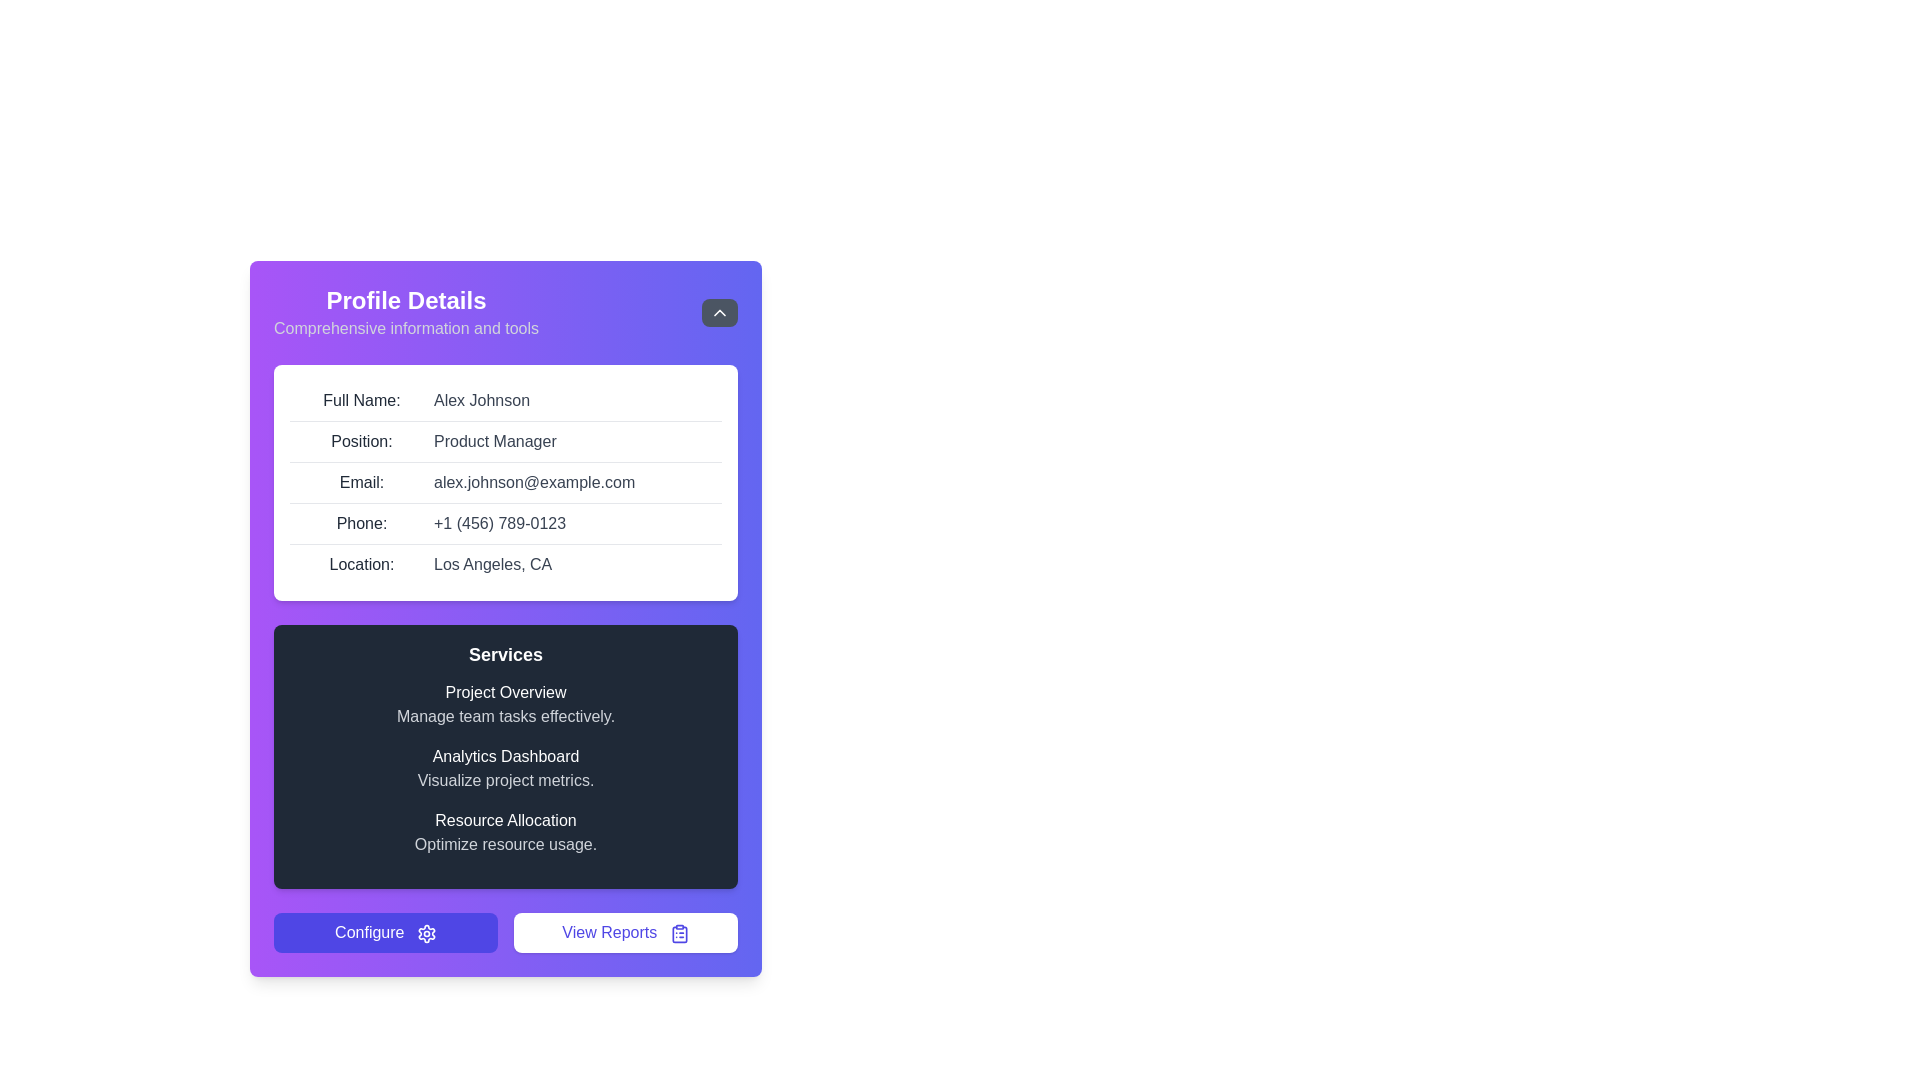 Image resolution: width=1920 pixels, height=1080 pixels. What do you see at coordinates (425, 933) in the screenshot?
I see `the gear-shaped settings icon located on the blue 'Configure' button to initiate configuration` at bounding box center [425, 933].